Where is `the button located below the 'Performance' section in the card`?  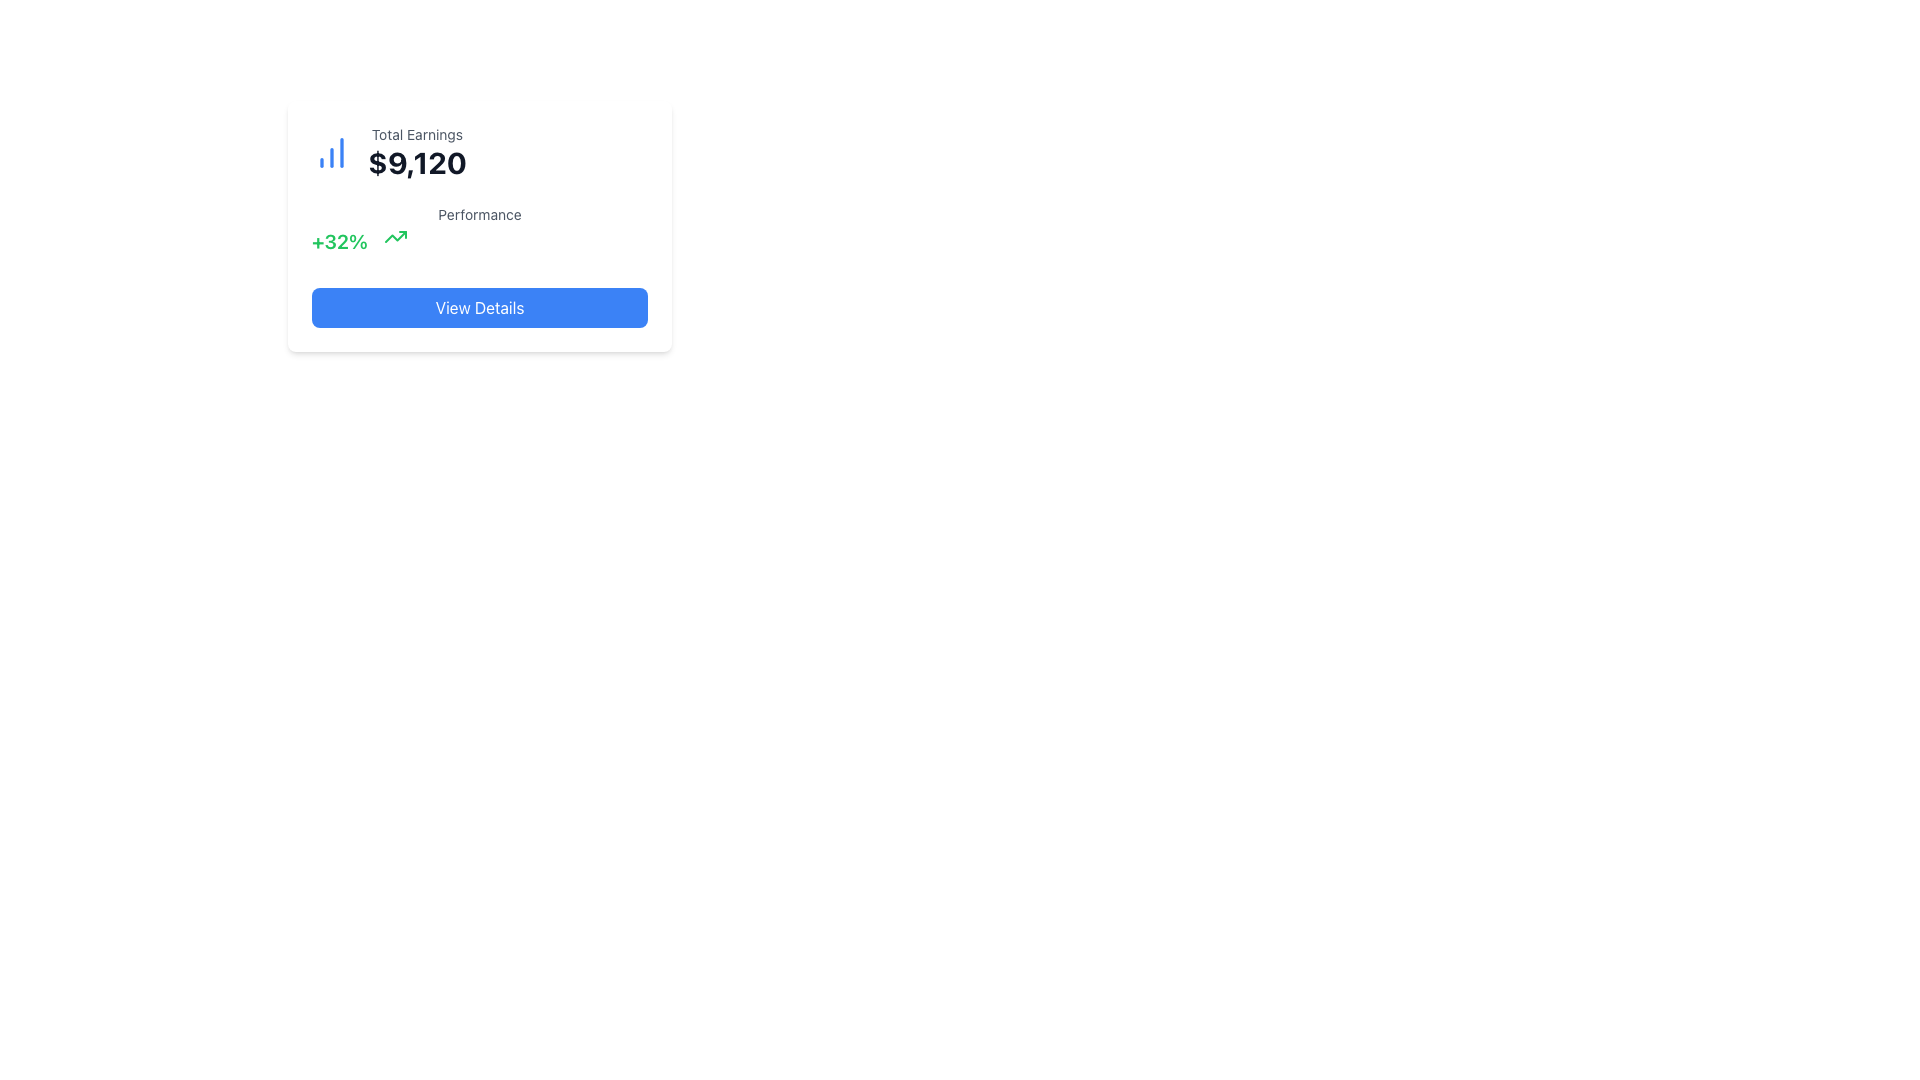
the button located below the 'Performance' section in the card is located at coordinates (480, 308).